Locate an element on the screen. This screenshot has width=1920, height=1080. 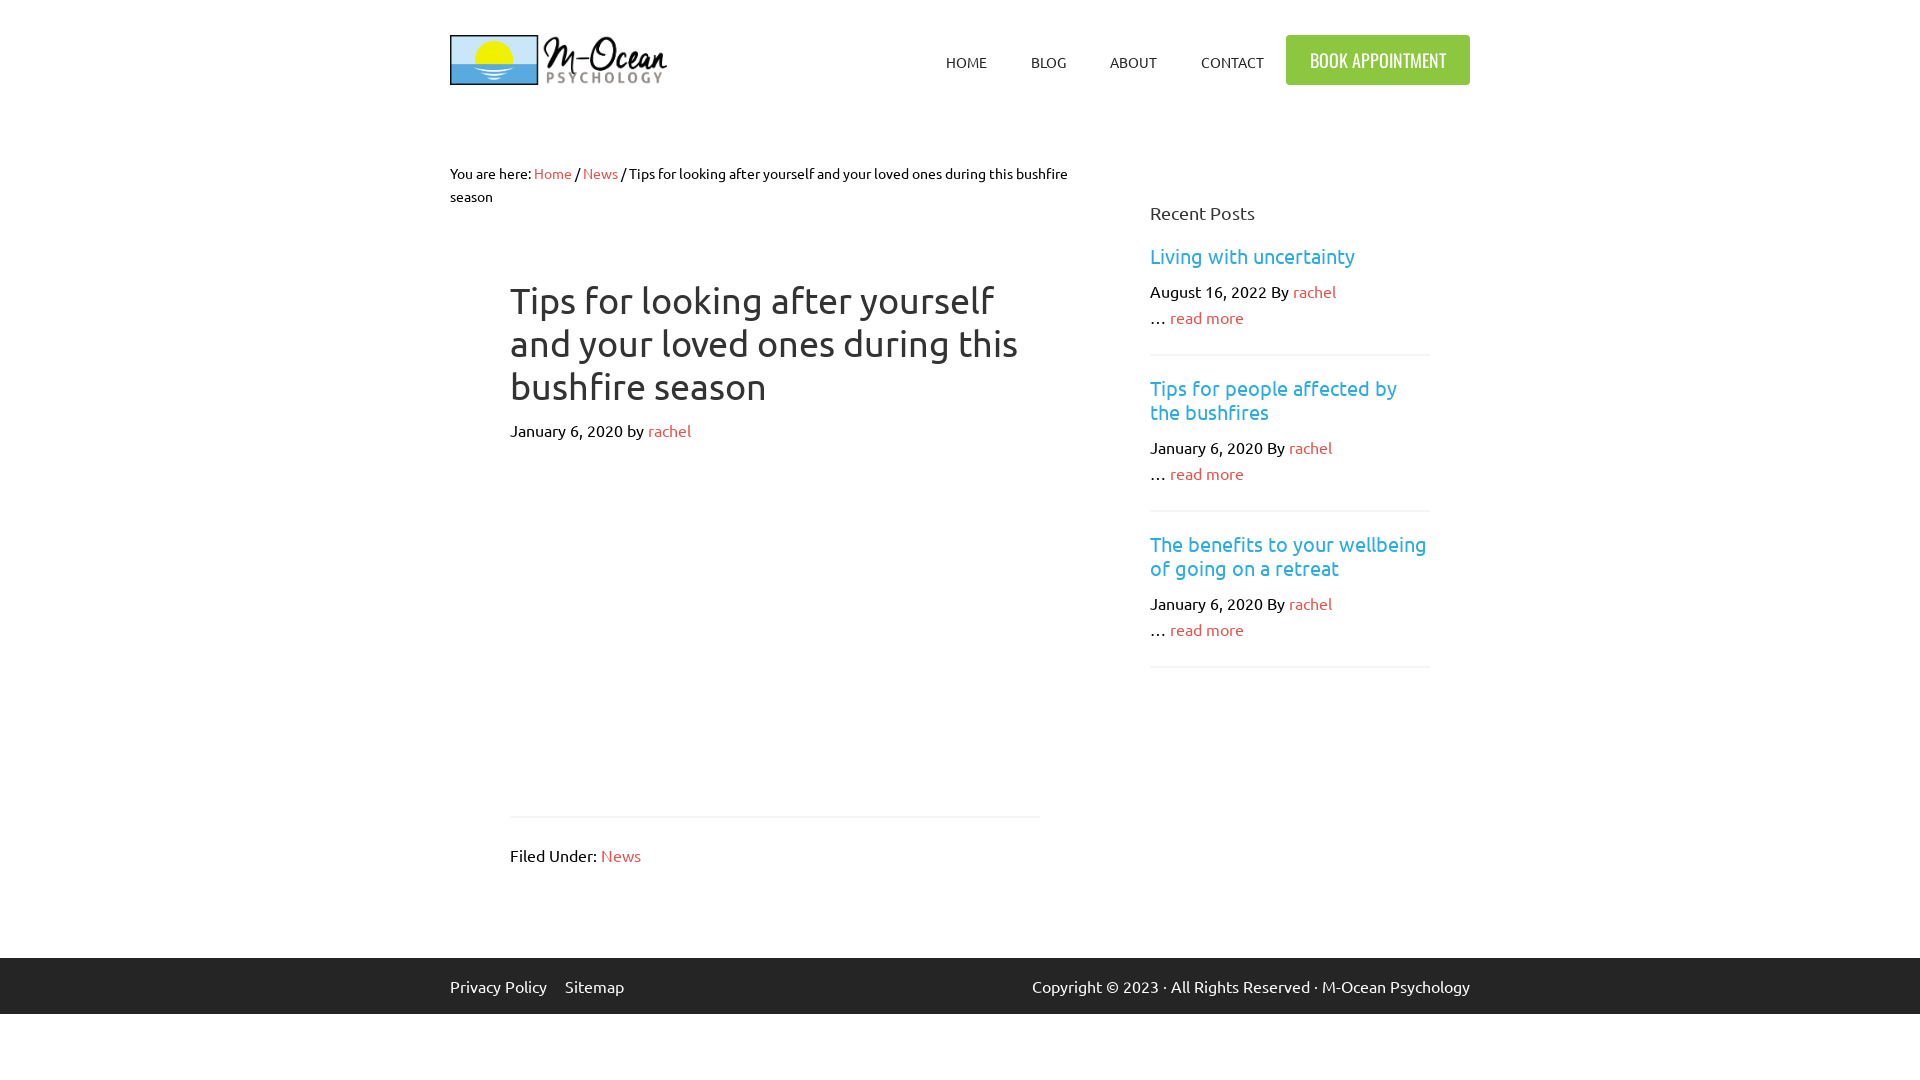
'M-Ocean Psychology Mansfield' is located at coordinates (449, 59).